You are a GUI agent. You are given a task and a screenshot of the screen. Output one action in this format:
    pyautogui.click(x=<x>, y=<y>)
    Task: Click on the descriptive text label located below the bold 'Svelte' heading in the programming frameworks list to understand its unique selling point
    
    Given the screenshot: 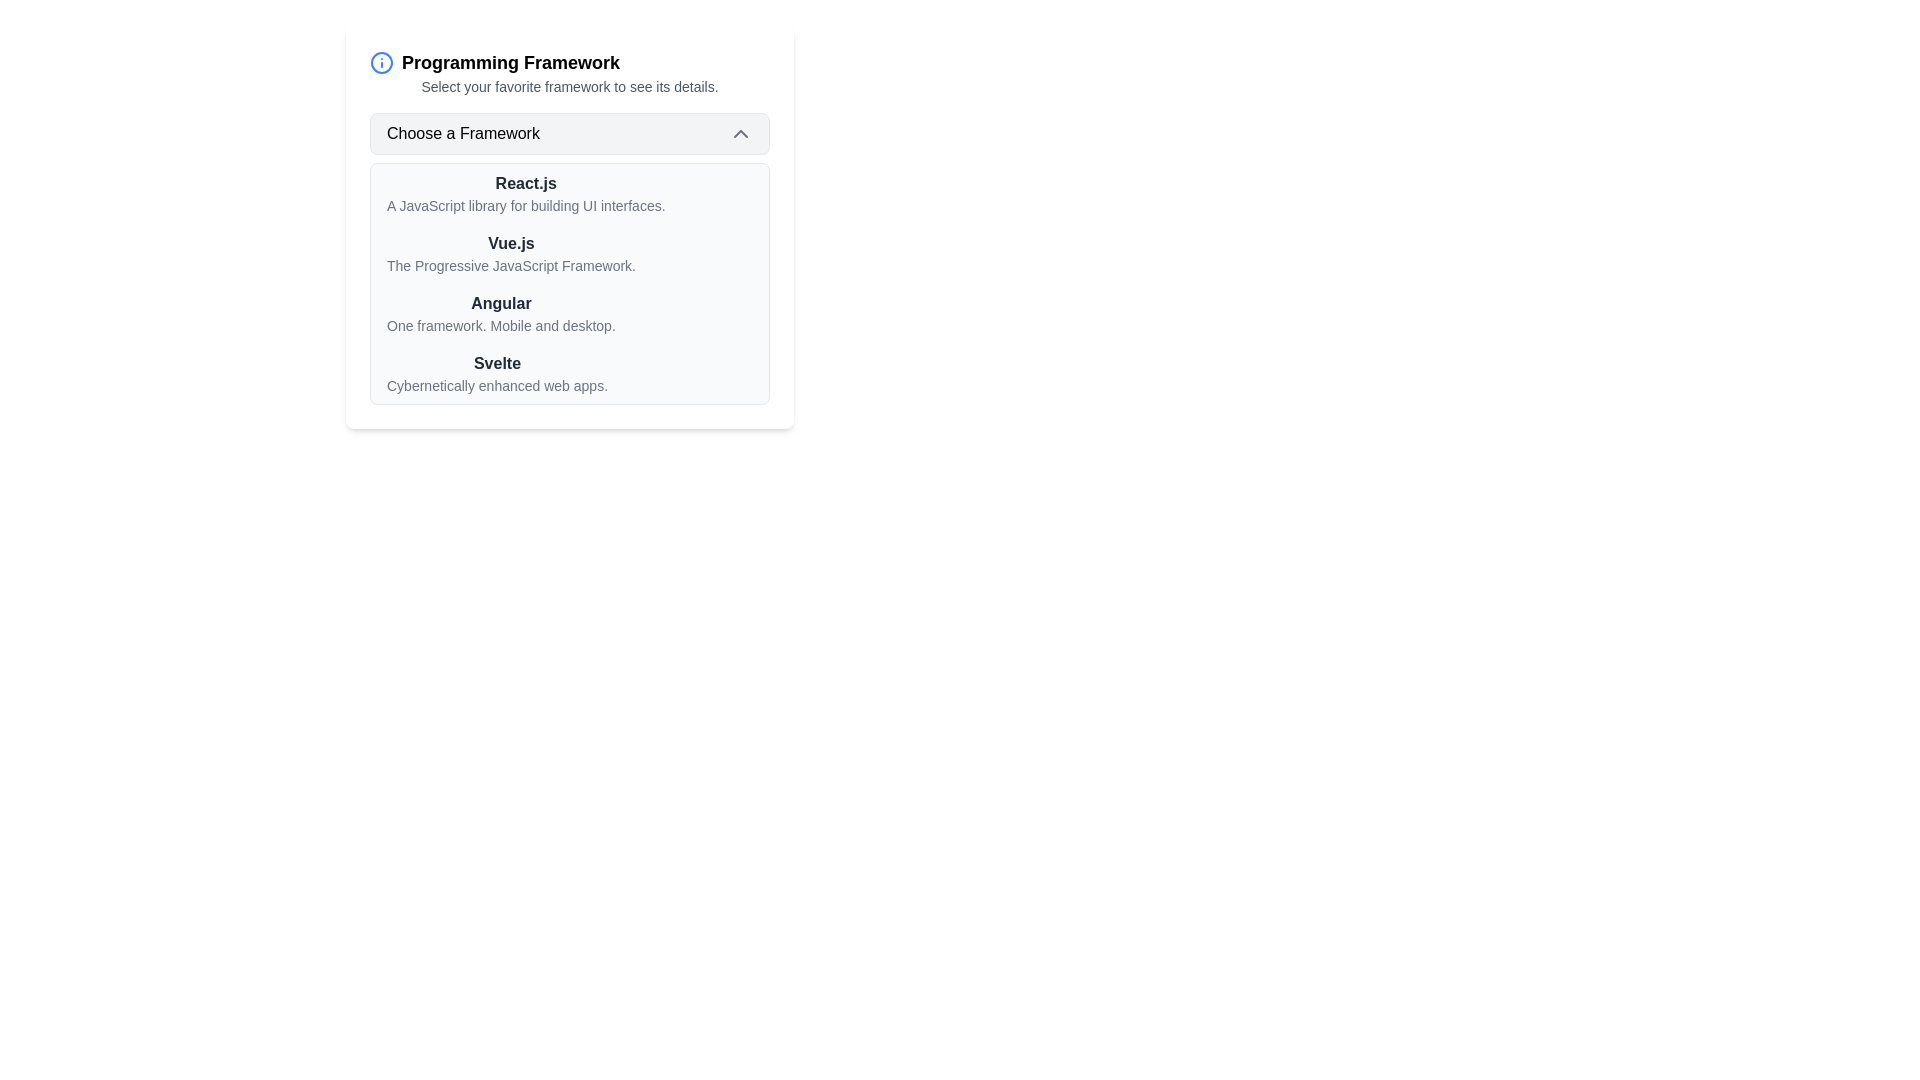 What is the action you would take?
    pyautogui.click(x=497, y=385)
    